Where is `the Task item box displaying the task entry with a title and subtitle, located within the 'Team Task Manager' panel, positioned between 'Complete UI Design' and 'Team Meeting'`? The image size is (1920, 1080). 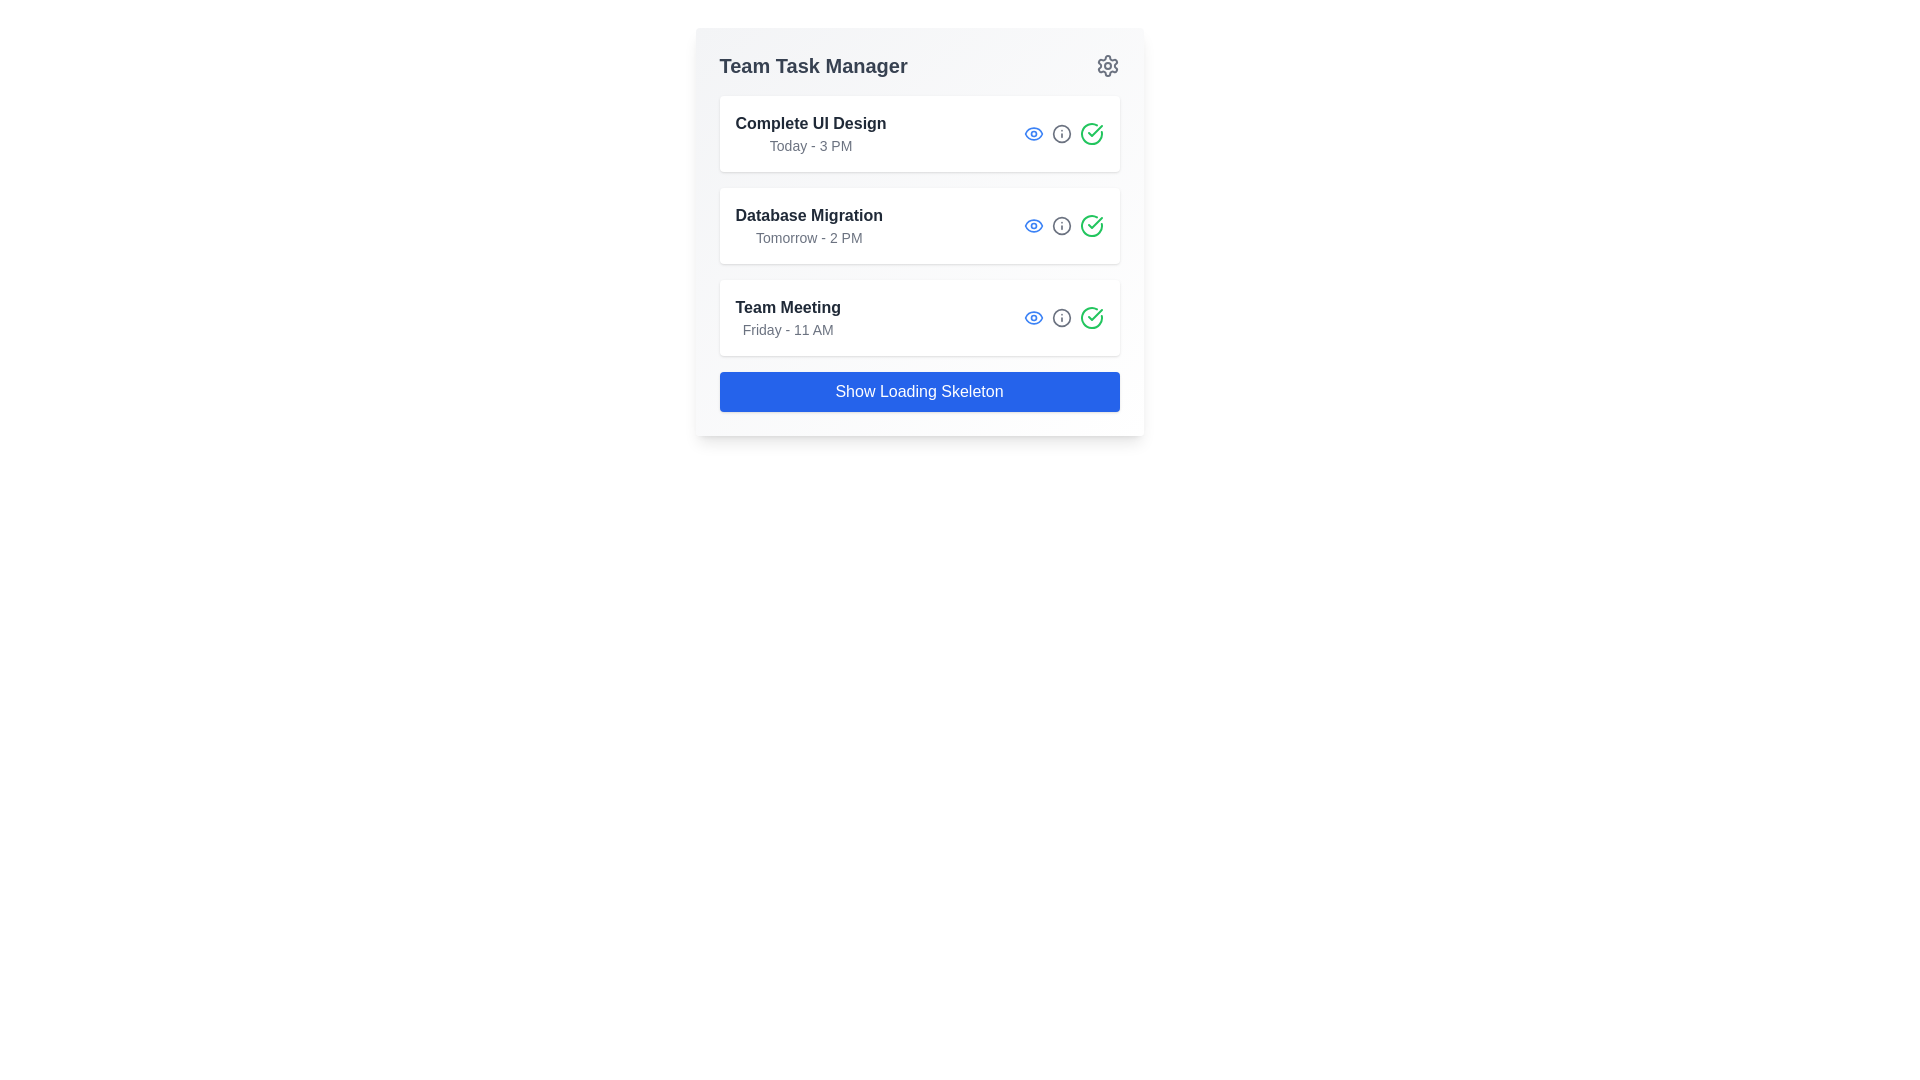 the Task item box displaying the task entry with a title and subtitle, located within the 'Team Task Manager' panel, positioned between 'Complete UI Design' and 'Team Meeting' is located at coordinates (918, 230).